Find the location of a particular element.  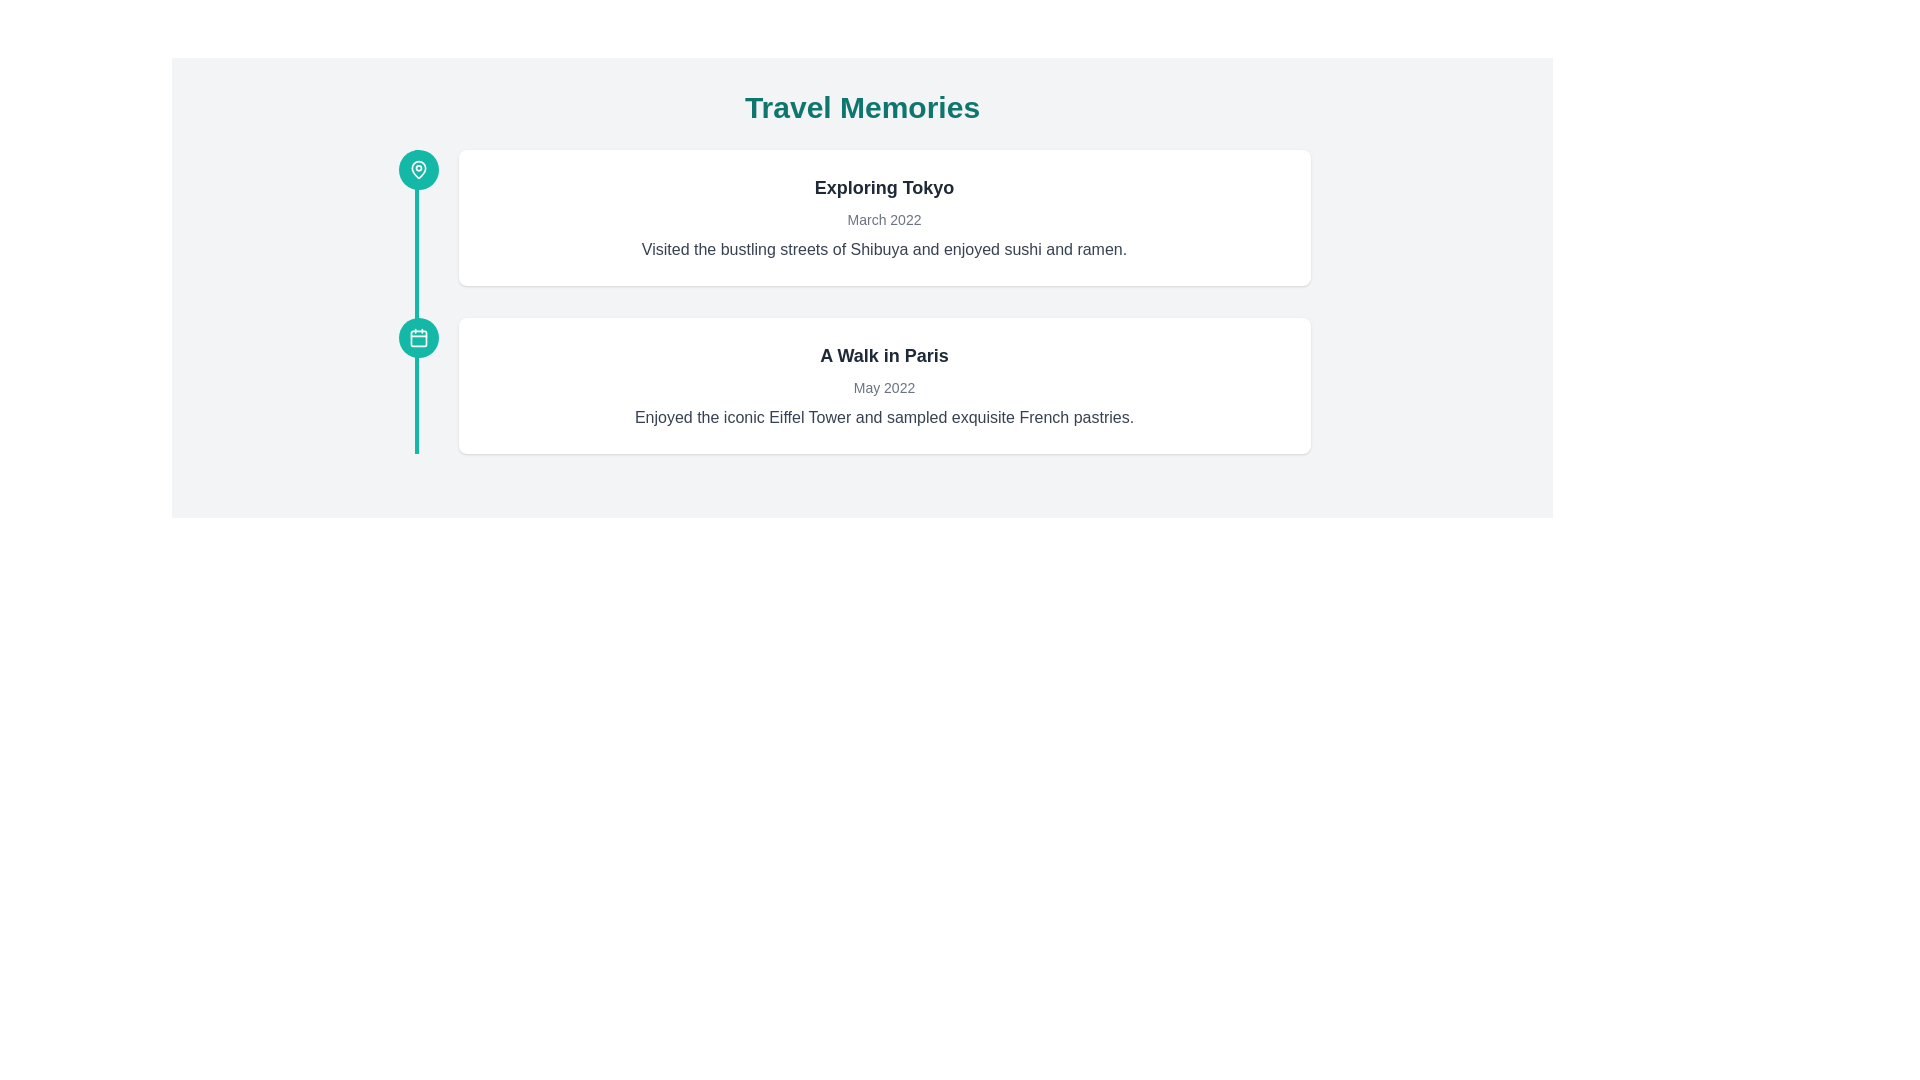

descriptive text element located under the subtitle 'May 2022' of the timeline entry titled 'A Walk in Paris' is located at coordinates (883, 416).